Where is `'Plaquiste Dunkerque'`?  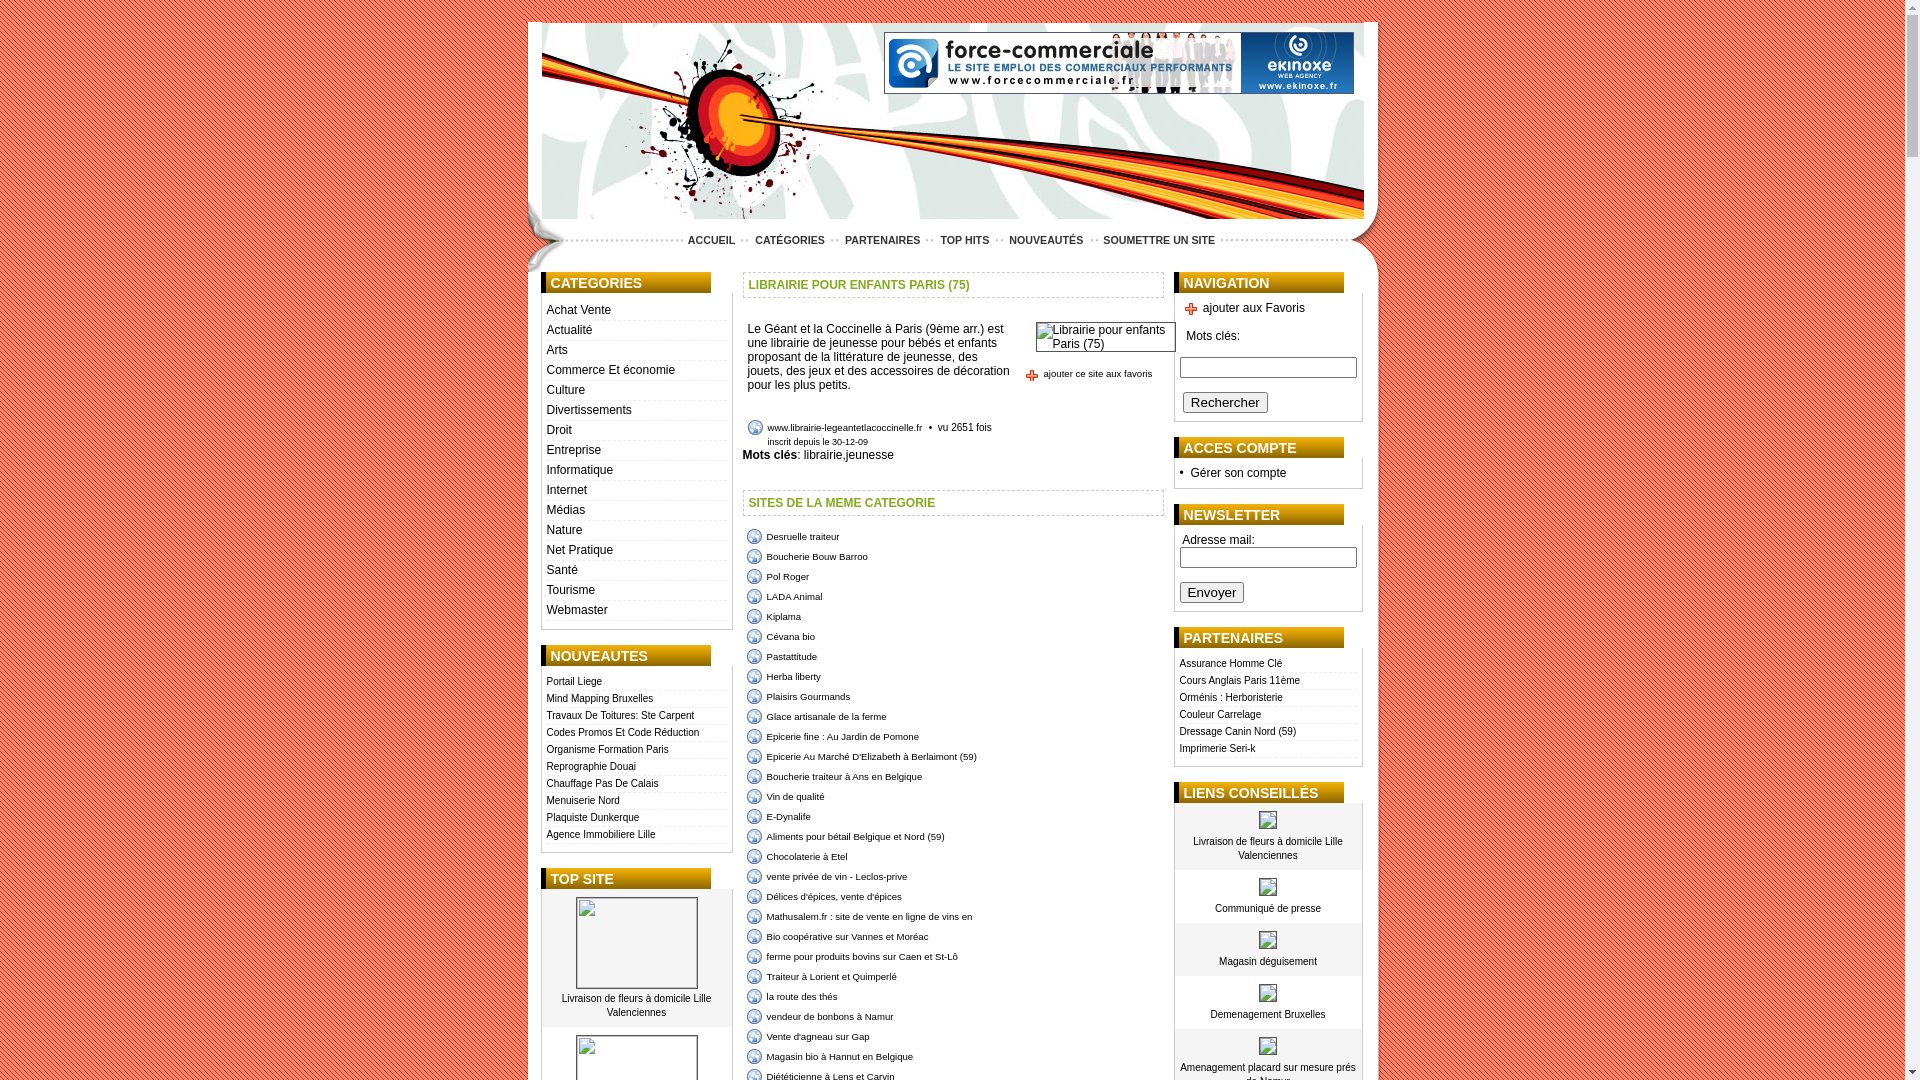
'Plaquiste Dunkerque' is located at coordinates (546, 818).